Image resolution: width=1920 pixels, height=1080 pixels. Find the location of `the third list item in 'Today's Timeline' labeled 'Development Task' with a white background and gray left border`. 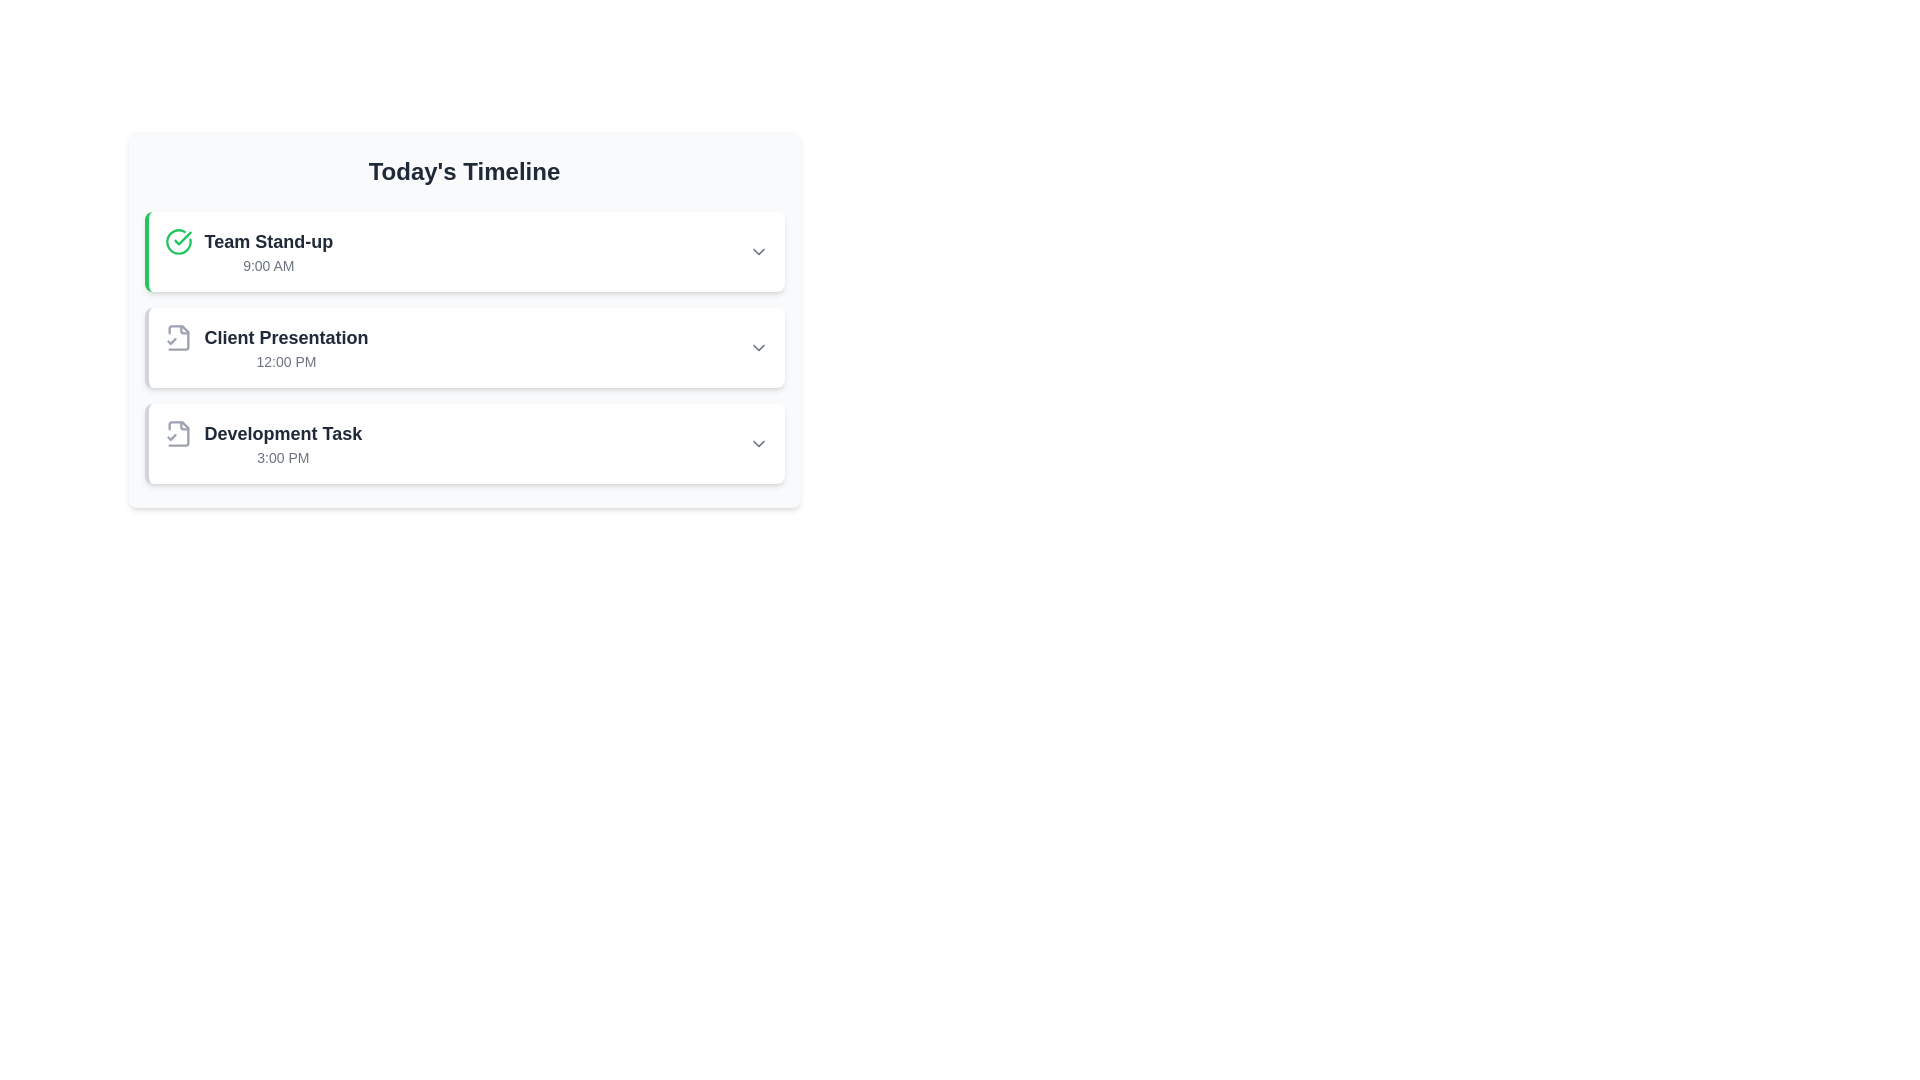

the third list item in 'Today's Timeline' labeled 'Development Task' with a white background and gray left border is located at coordinates (463, 442).